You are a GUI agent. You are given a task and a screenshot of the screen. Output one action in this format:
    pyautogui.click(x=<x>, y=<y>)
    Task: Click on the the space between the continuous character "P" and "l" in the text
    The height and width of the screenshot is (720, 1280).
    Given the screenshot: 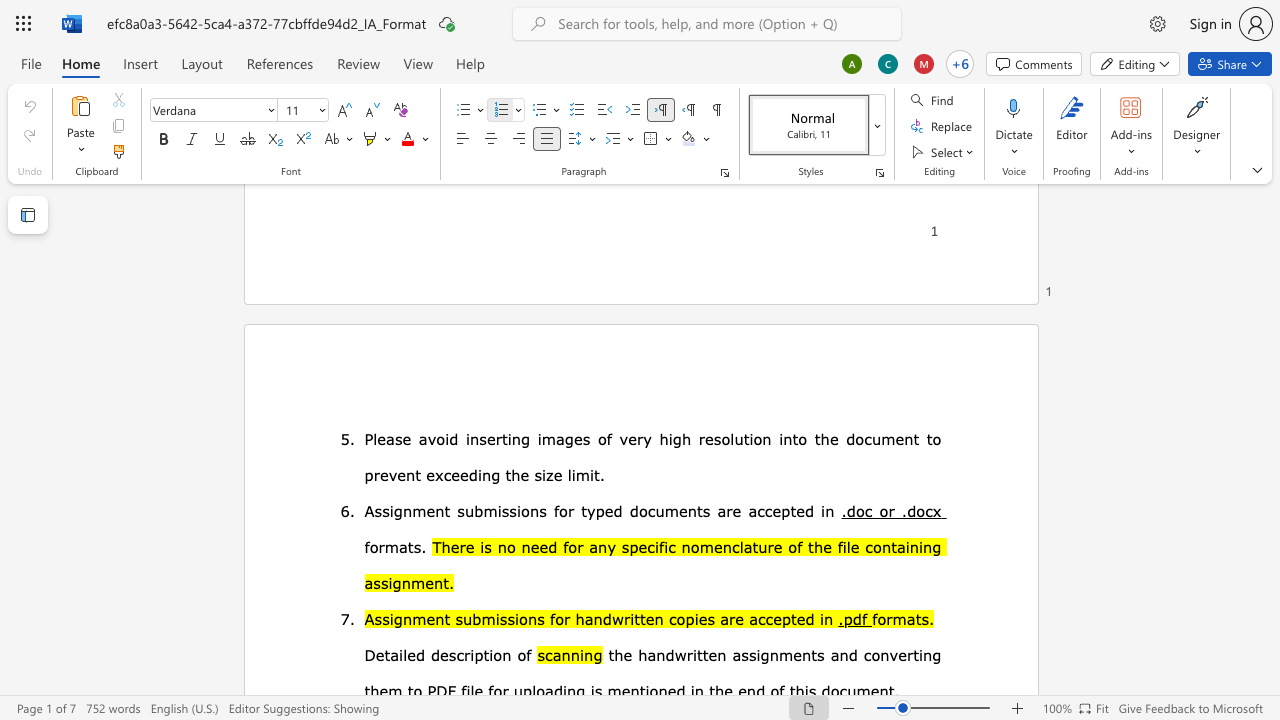 What is the action you would take?
    pyautogui.click(x=372, y=437)
    